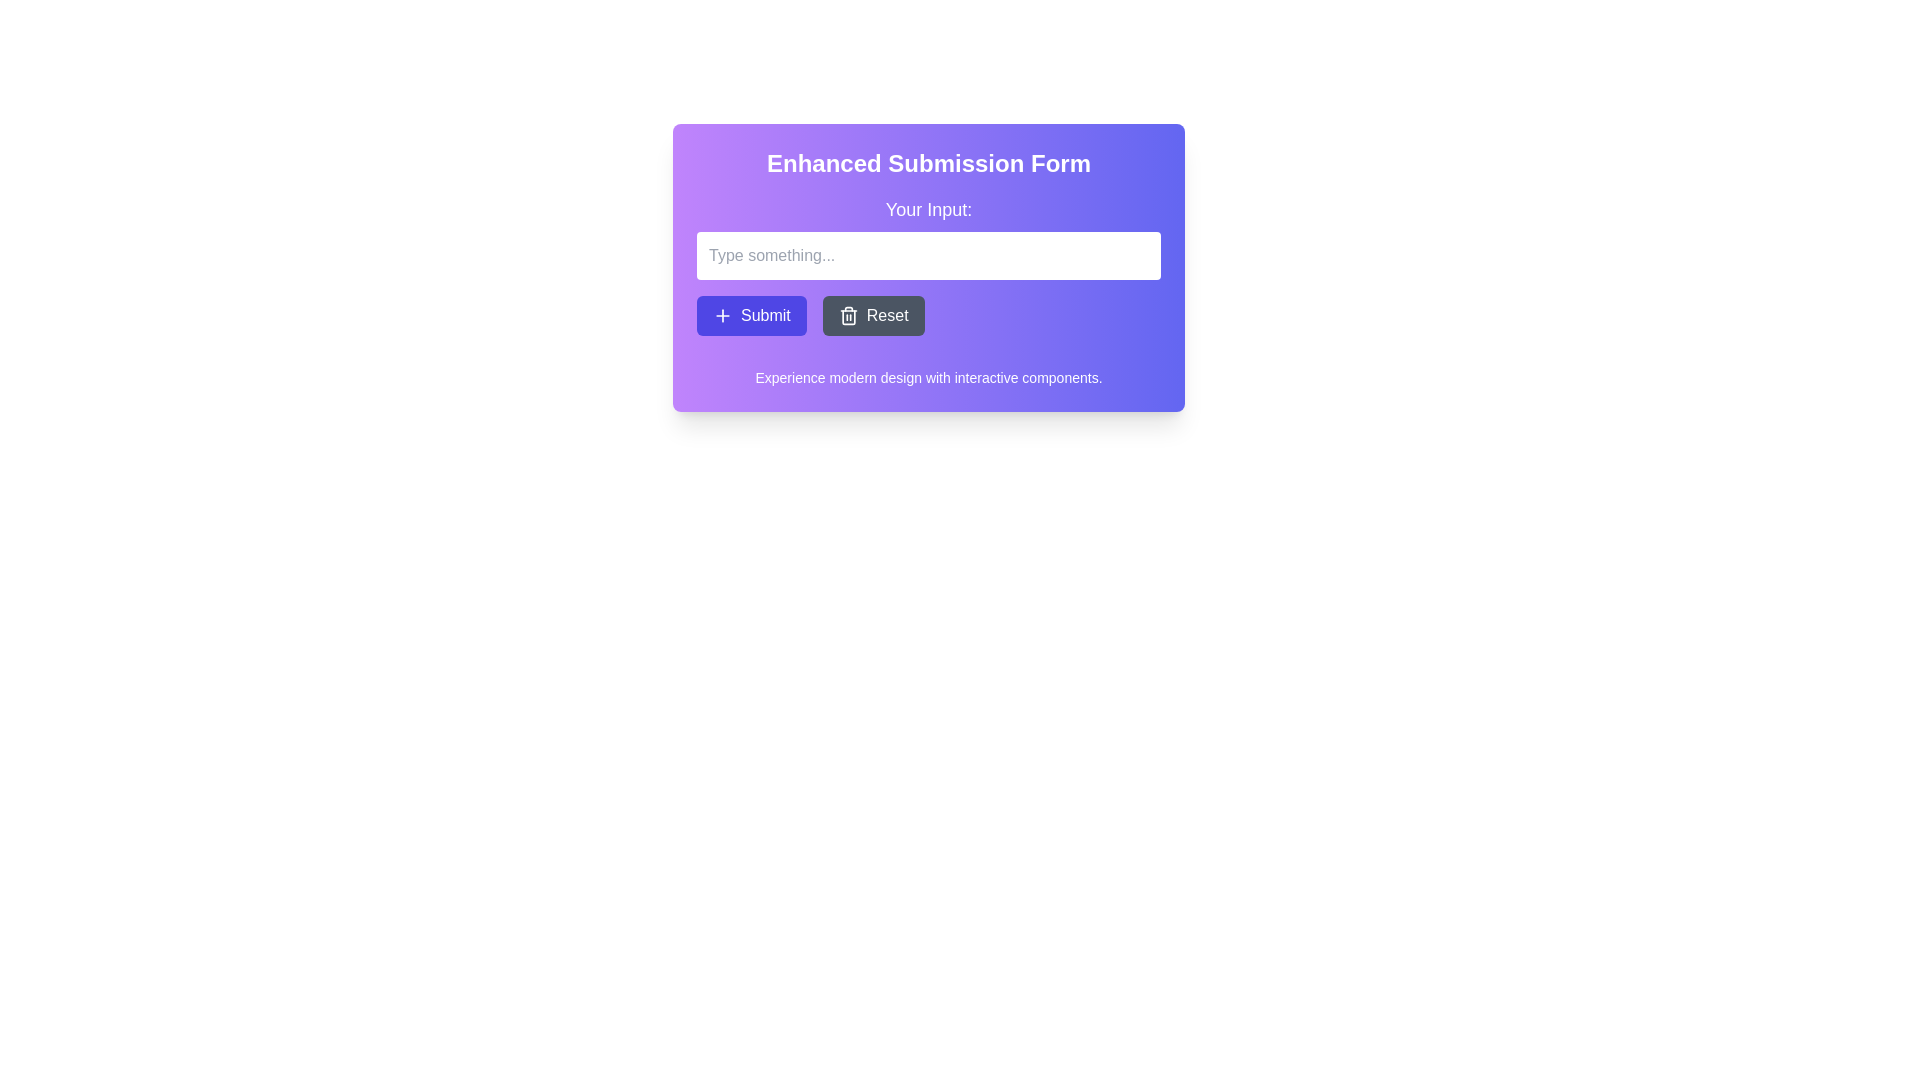  I want to click on the 'Reset' button in the Button Group located at the bottom of the 'Enhanced Submission Form' card, so click(928, 315).